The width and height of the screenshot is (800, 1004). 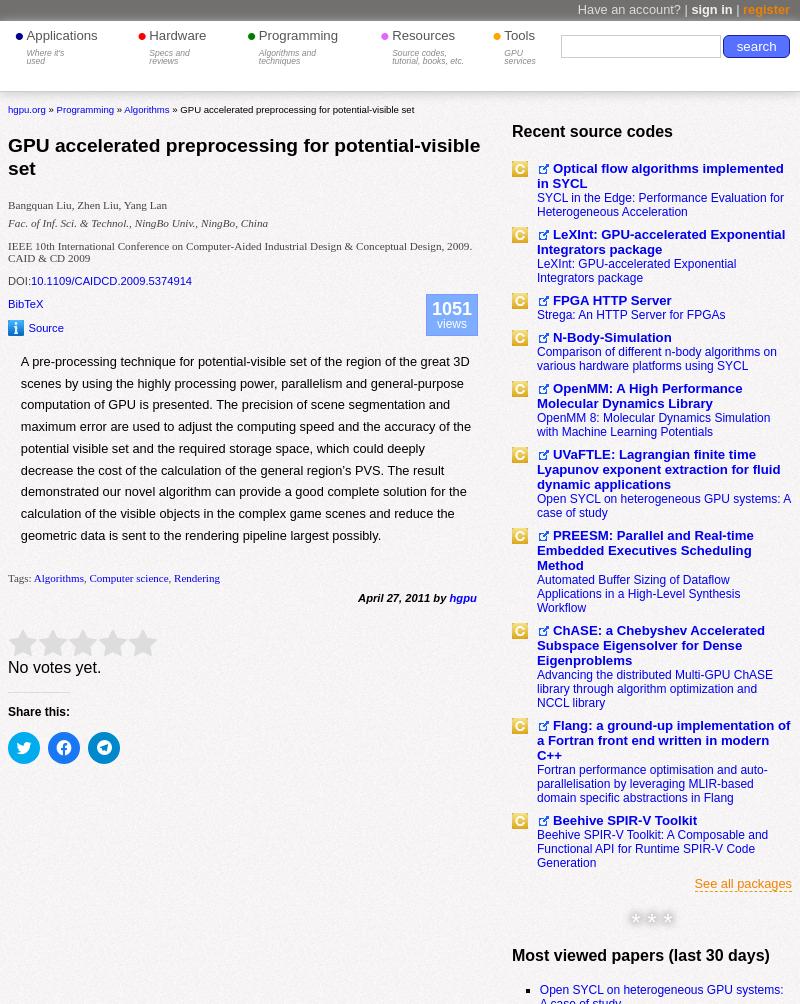 I want to click on 'Mathematics', so click(x=50, y=218).